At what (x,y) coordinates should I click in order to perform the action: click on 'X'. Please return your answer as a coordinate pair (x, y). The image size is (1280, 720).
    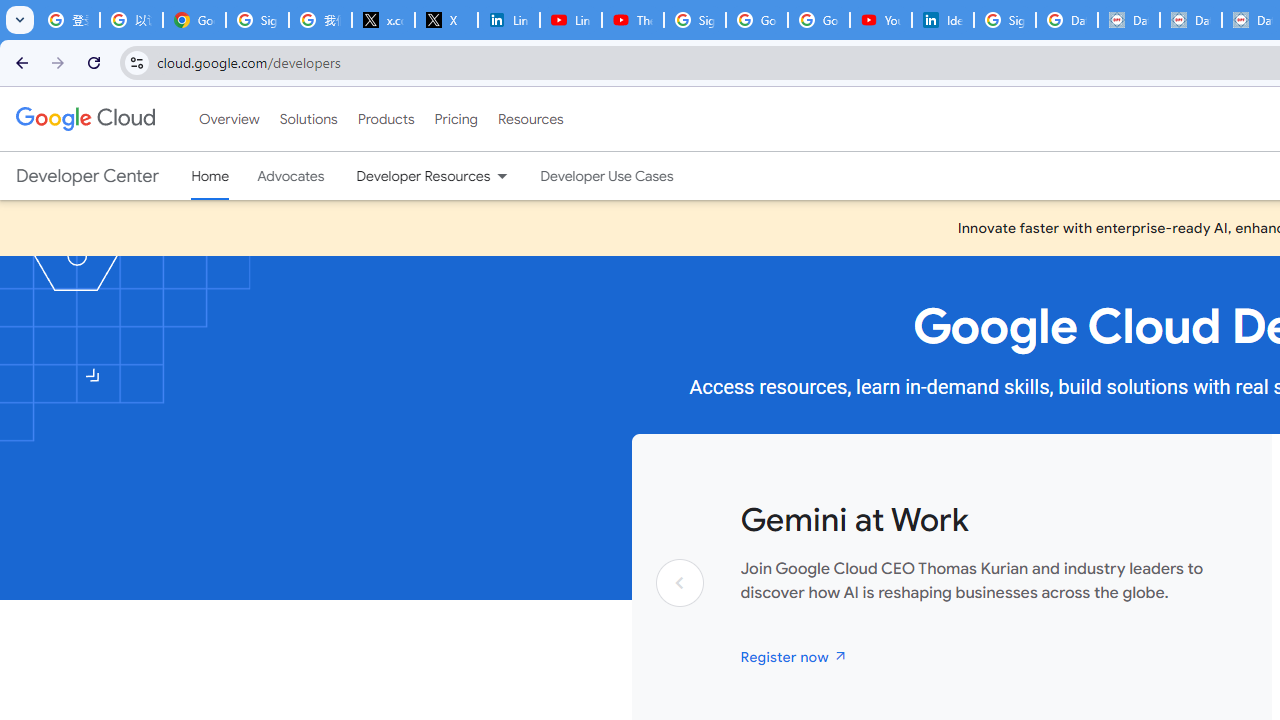
    Looking at the image, I should click on (445, 20).